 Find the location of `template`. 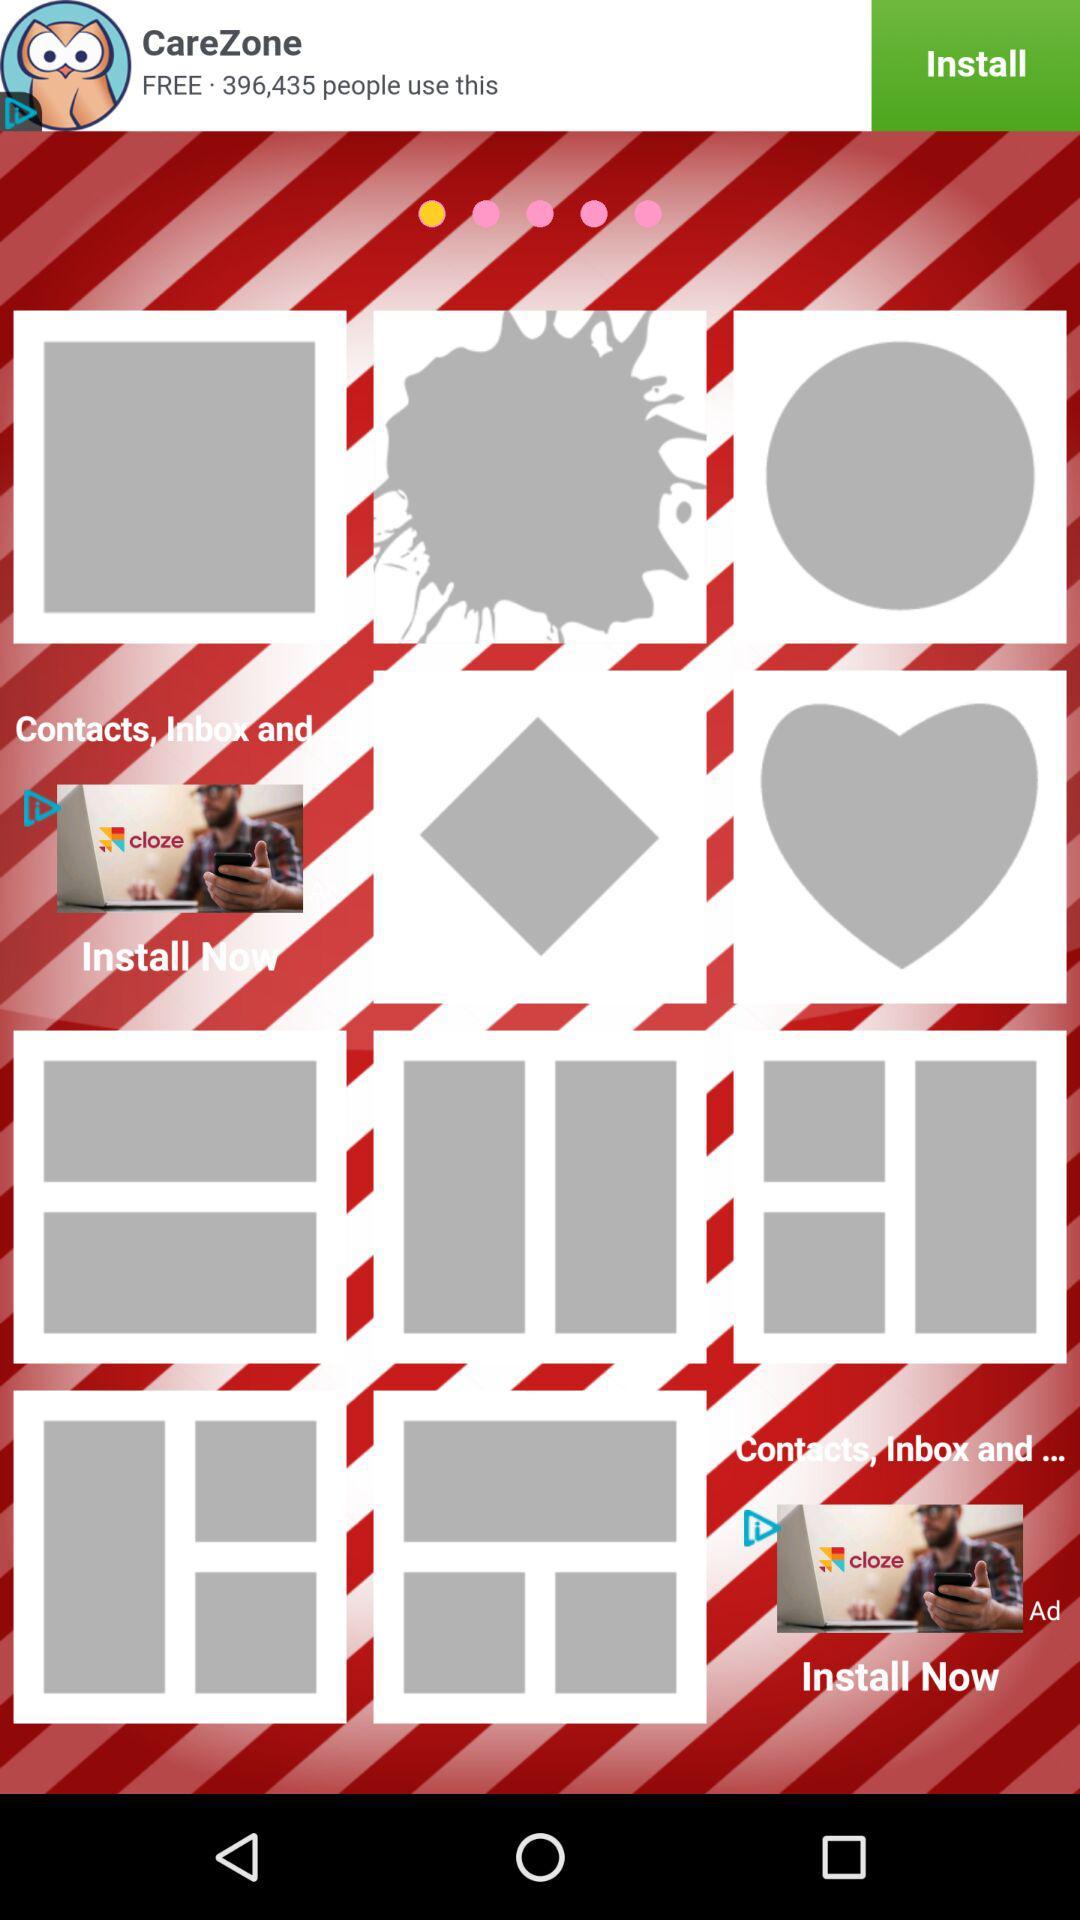

template is located at coordinates (898, 1196).